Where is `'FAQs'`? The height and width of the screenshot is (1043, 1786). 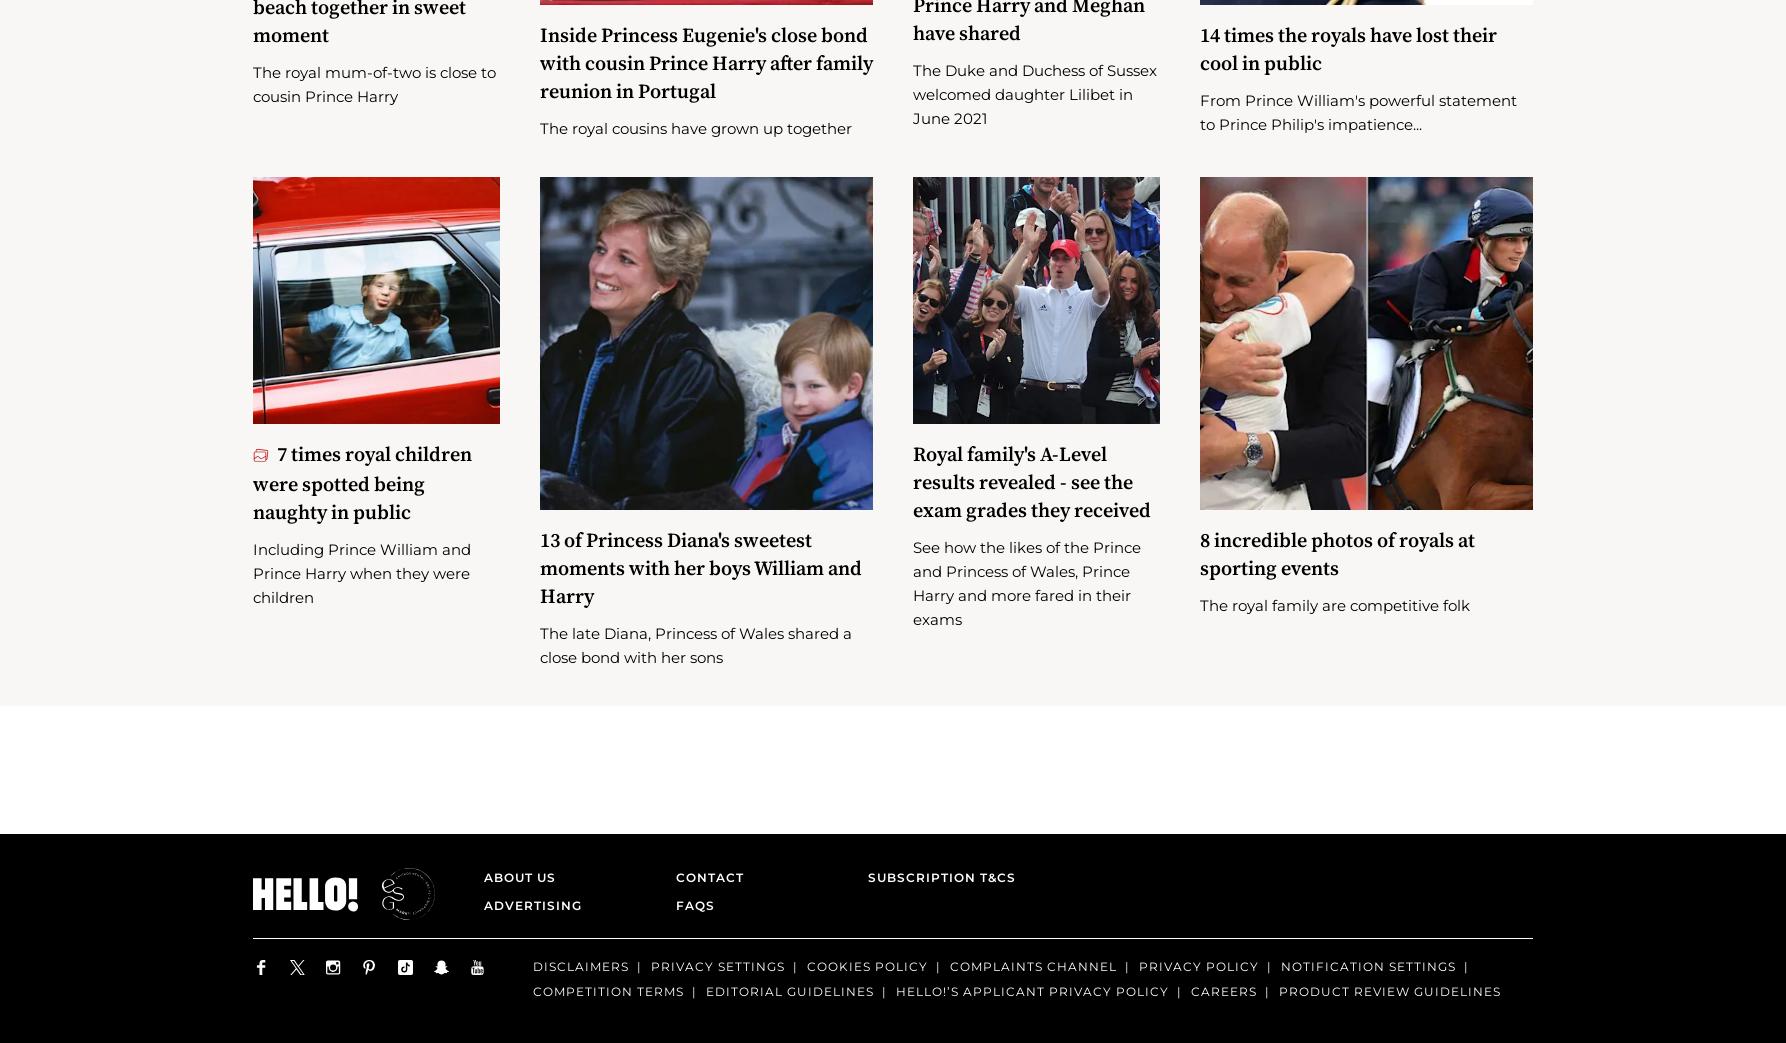
'FAQs' is located at coordinates (676, 934).